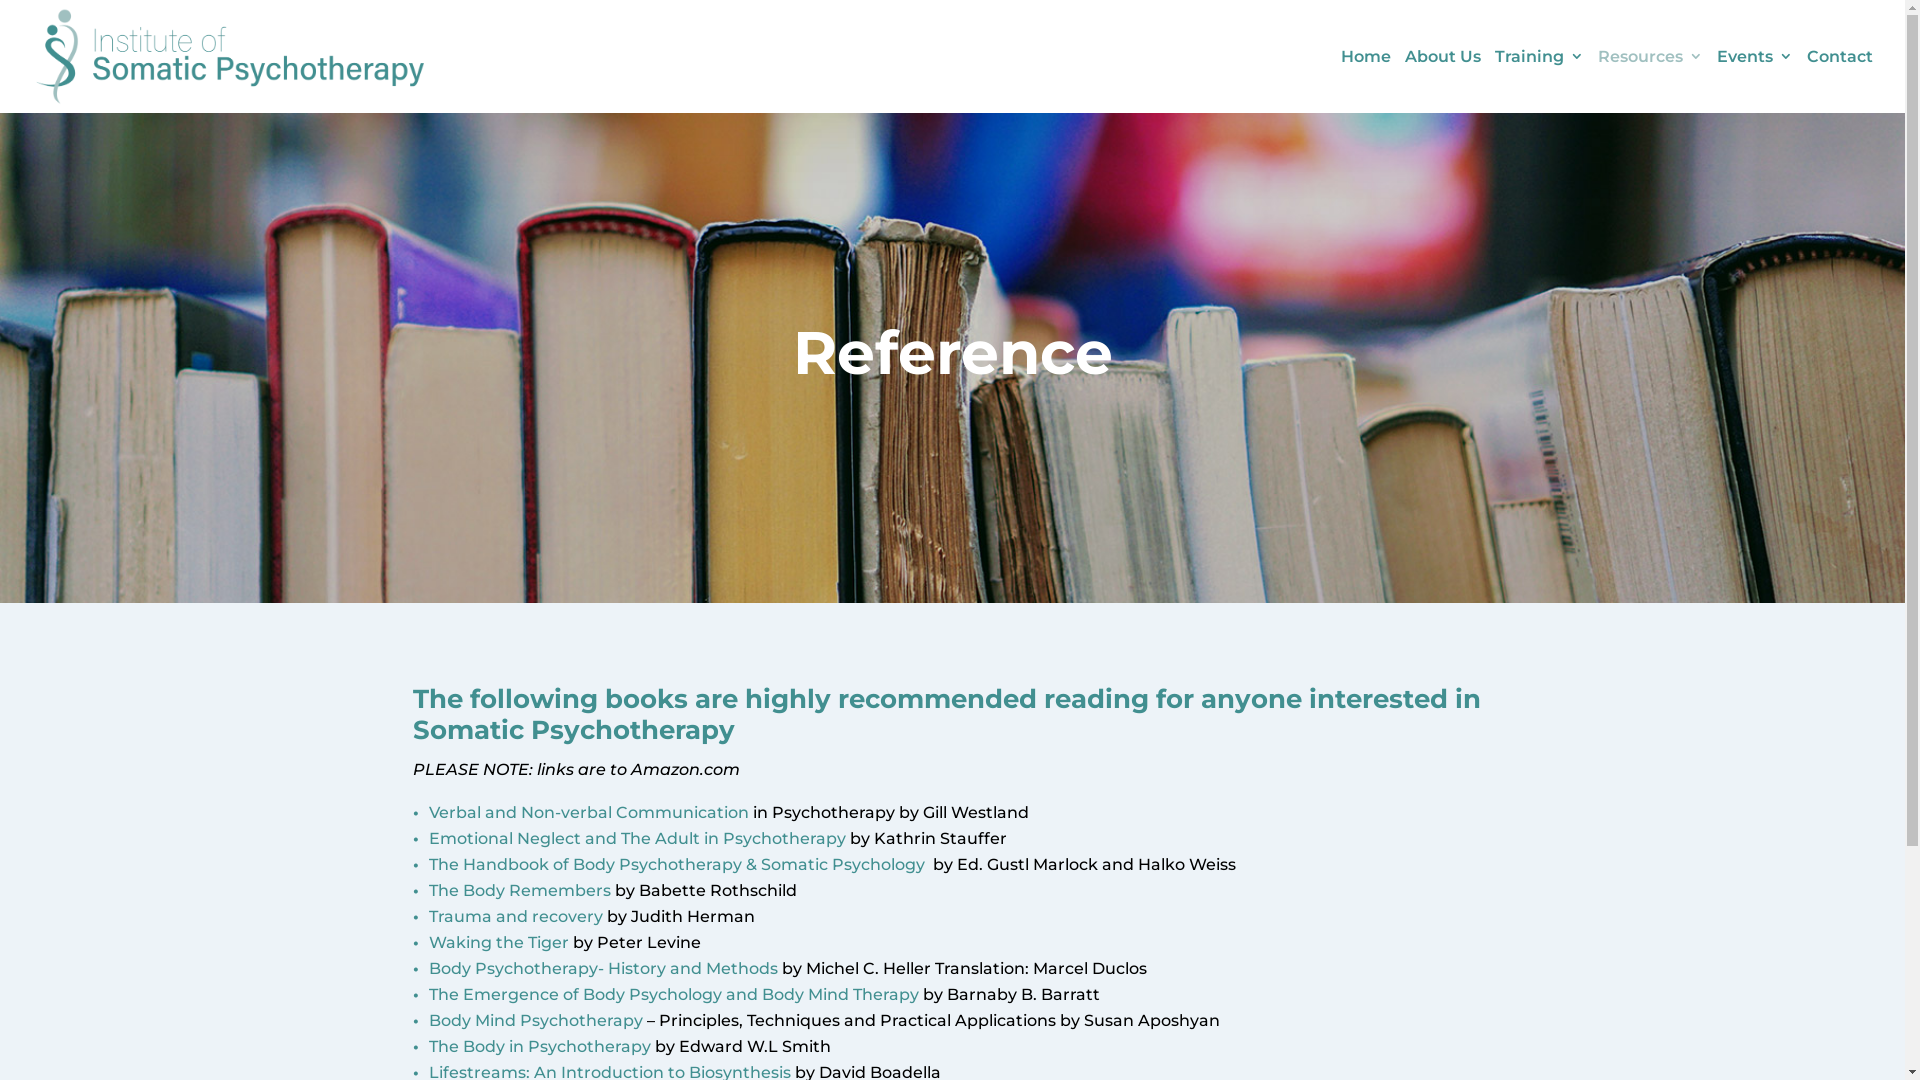  What do you see at coordinates (676, 863) in the screenshot?
I see `'The Handbook of Body Psychotherapy & Somatic Psychology'` at bounding box center [676, 863].